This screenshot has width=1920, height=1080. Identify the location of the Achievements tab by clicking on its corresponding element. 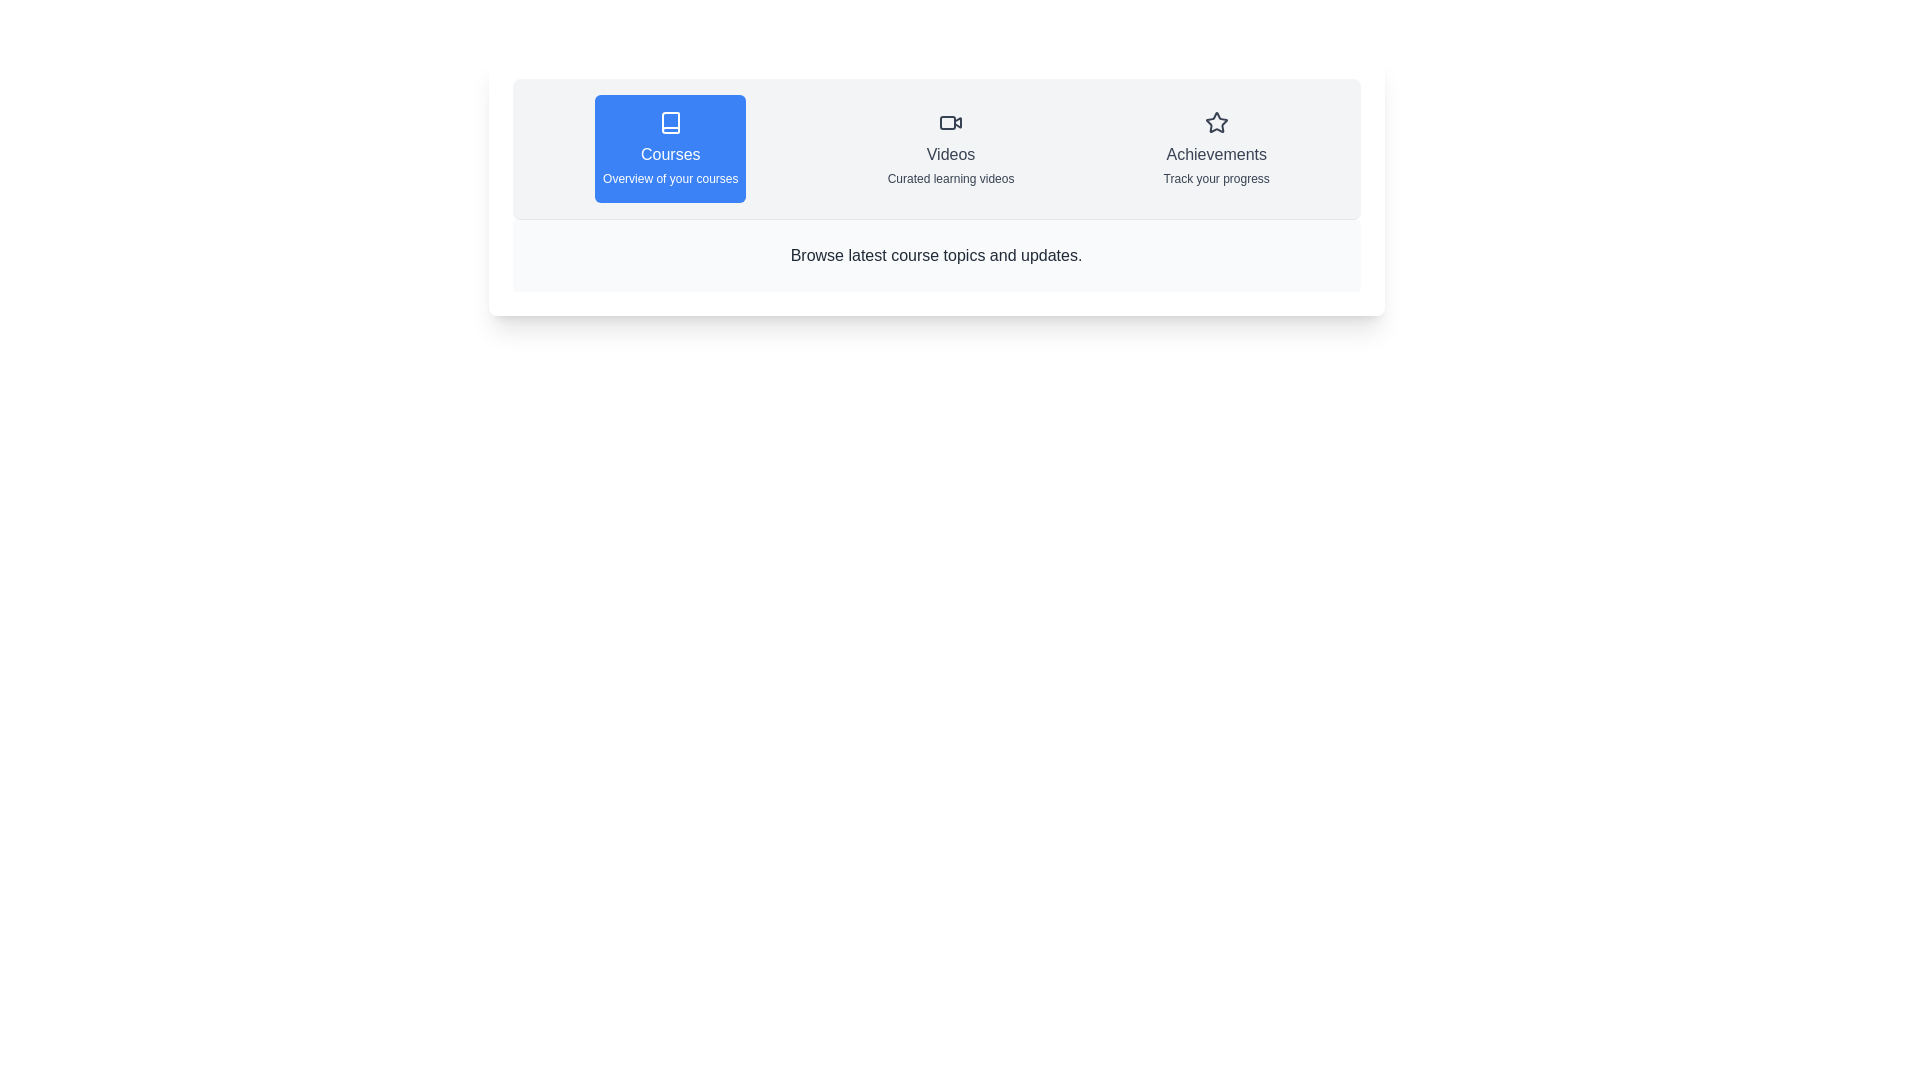
(1214, 148).